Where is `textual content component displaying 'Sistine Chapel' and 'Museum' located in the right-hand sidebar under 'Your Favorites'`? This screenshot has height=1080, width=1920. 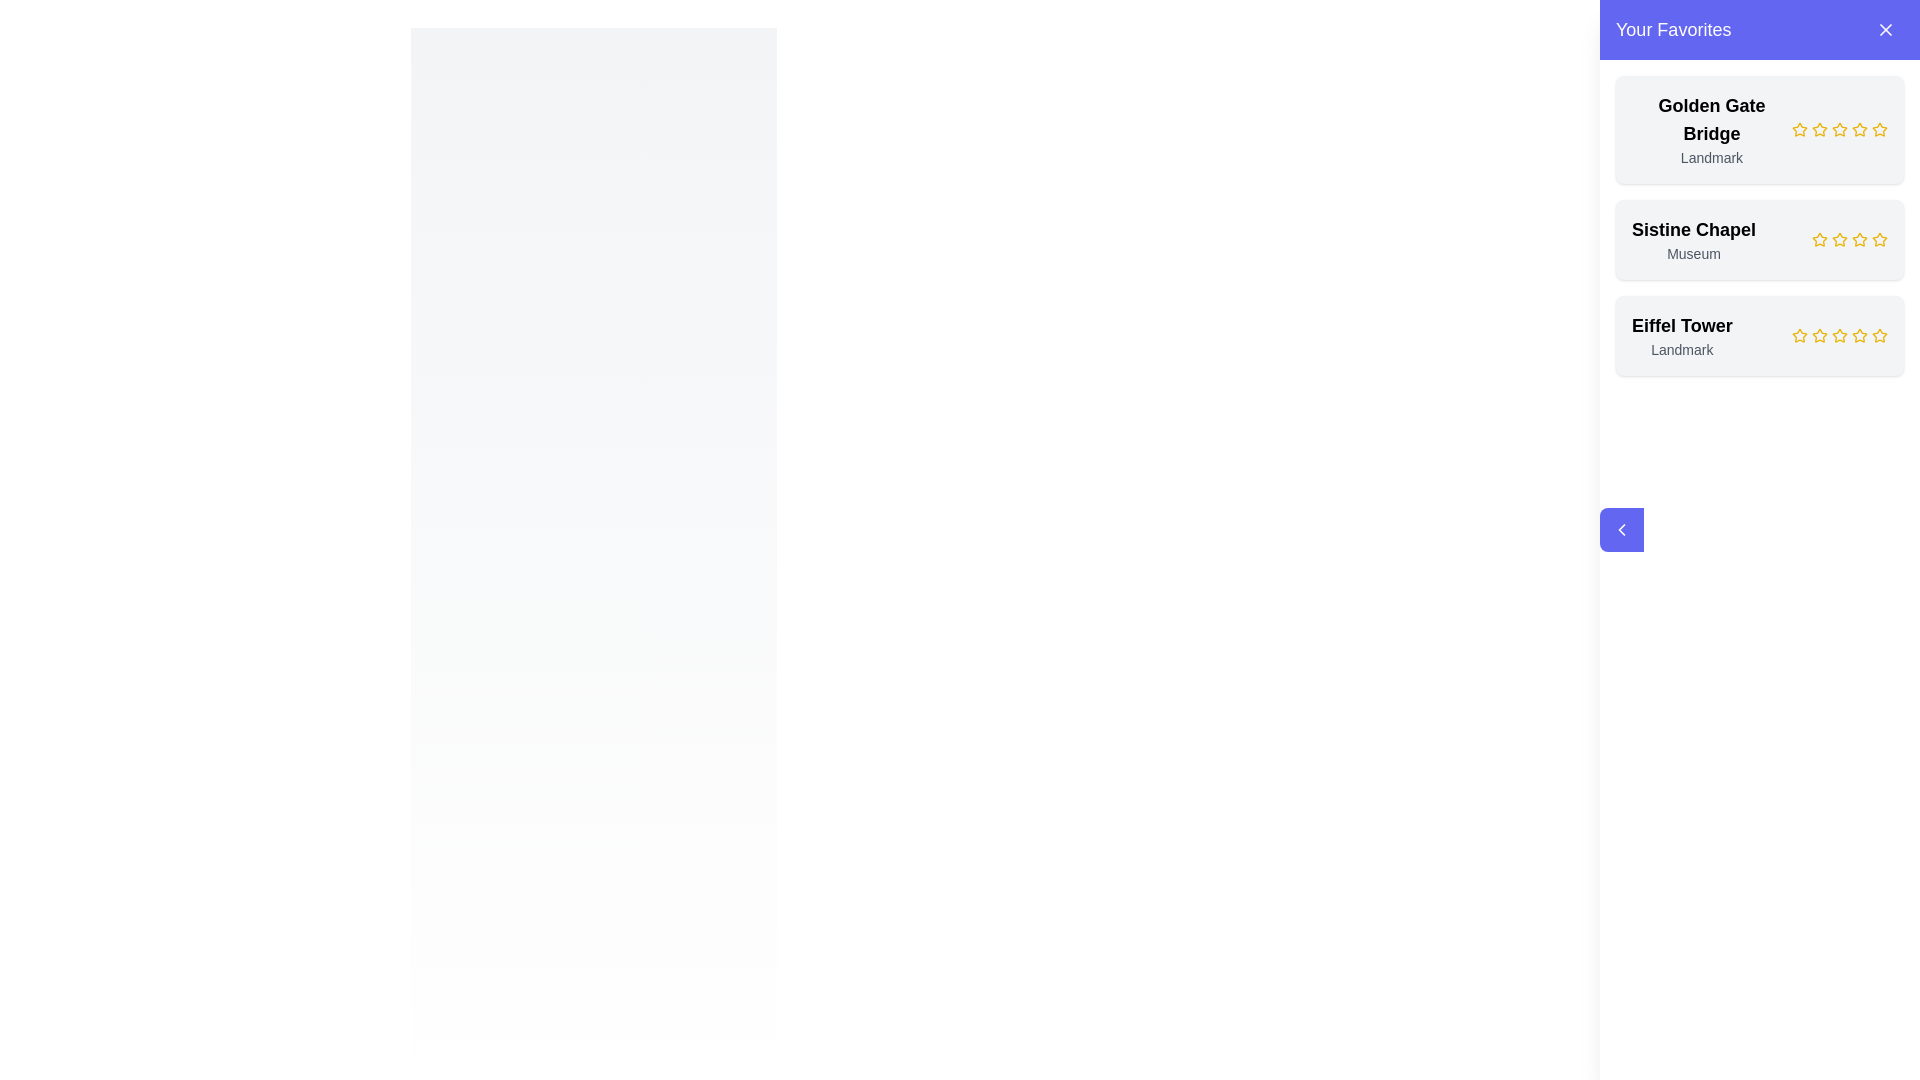 textual content component displaying 'Sistine Chapel' and 'Museum' located in the right-hand sidebar under 'Your Favorites' is located at coordinates (1693, 238).